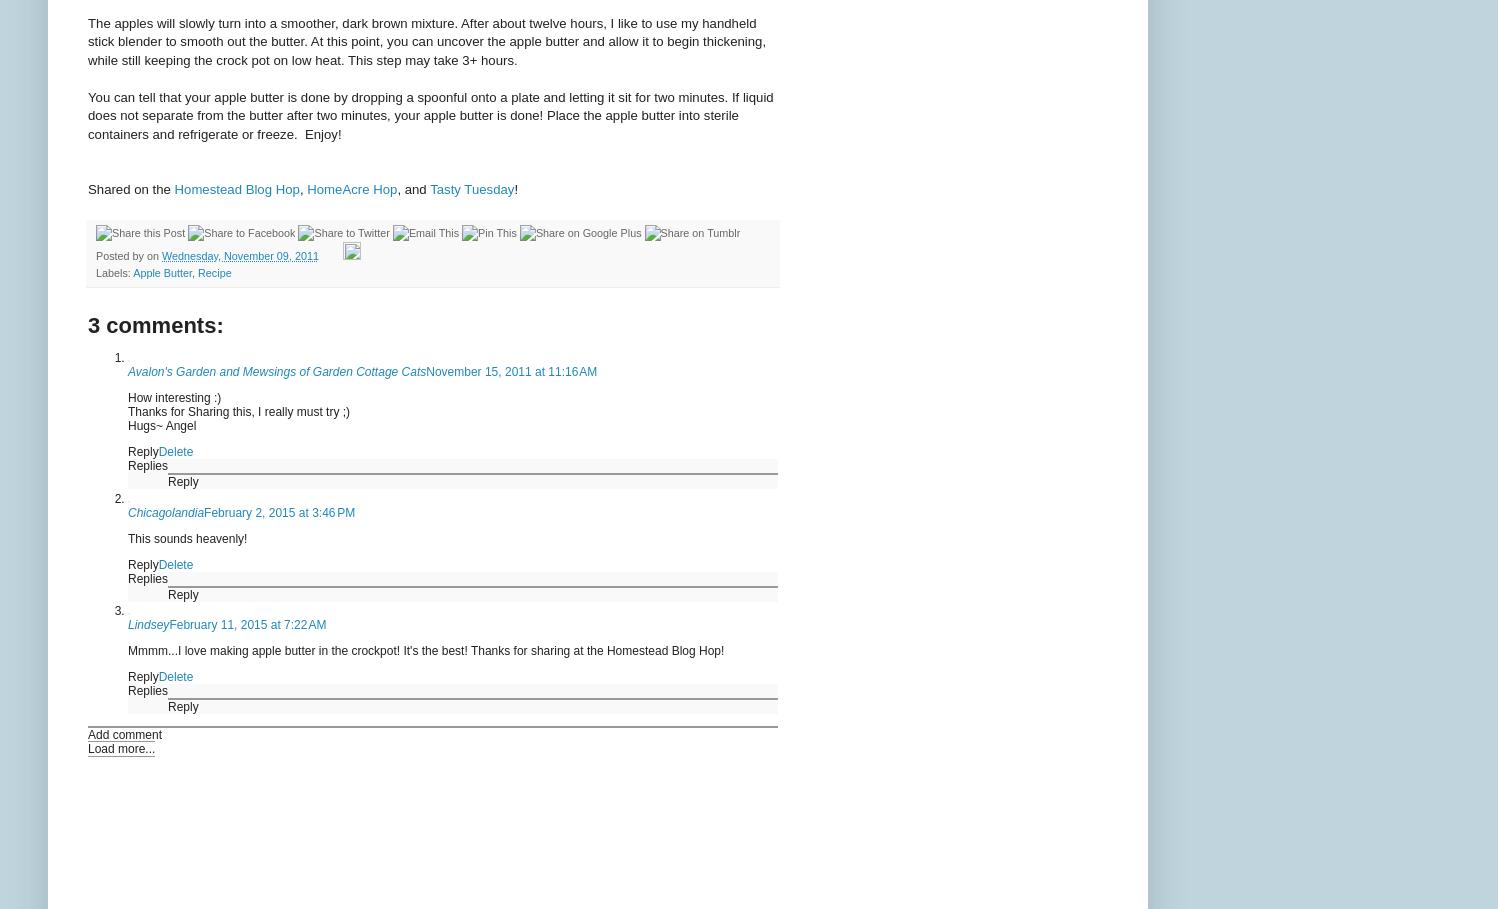  What do you see at coordinates (95, 272) in the screenshot?
I see `'Labels:'` at bounding box center [95, 272].